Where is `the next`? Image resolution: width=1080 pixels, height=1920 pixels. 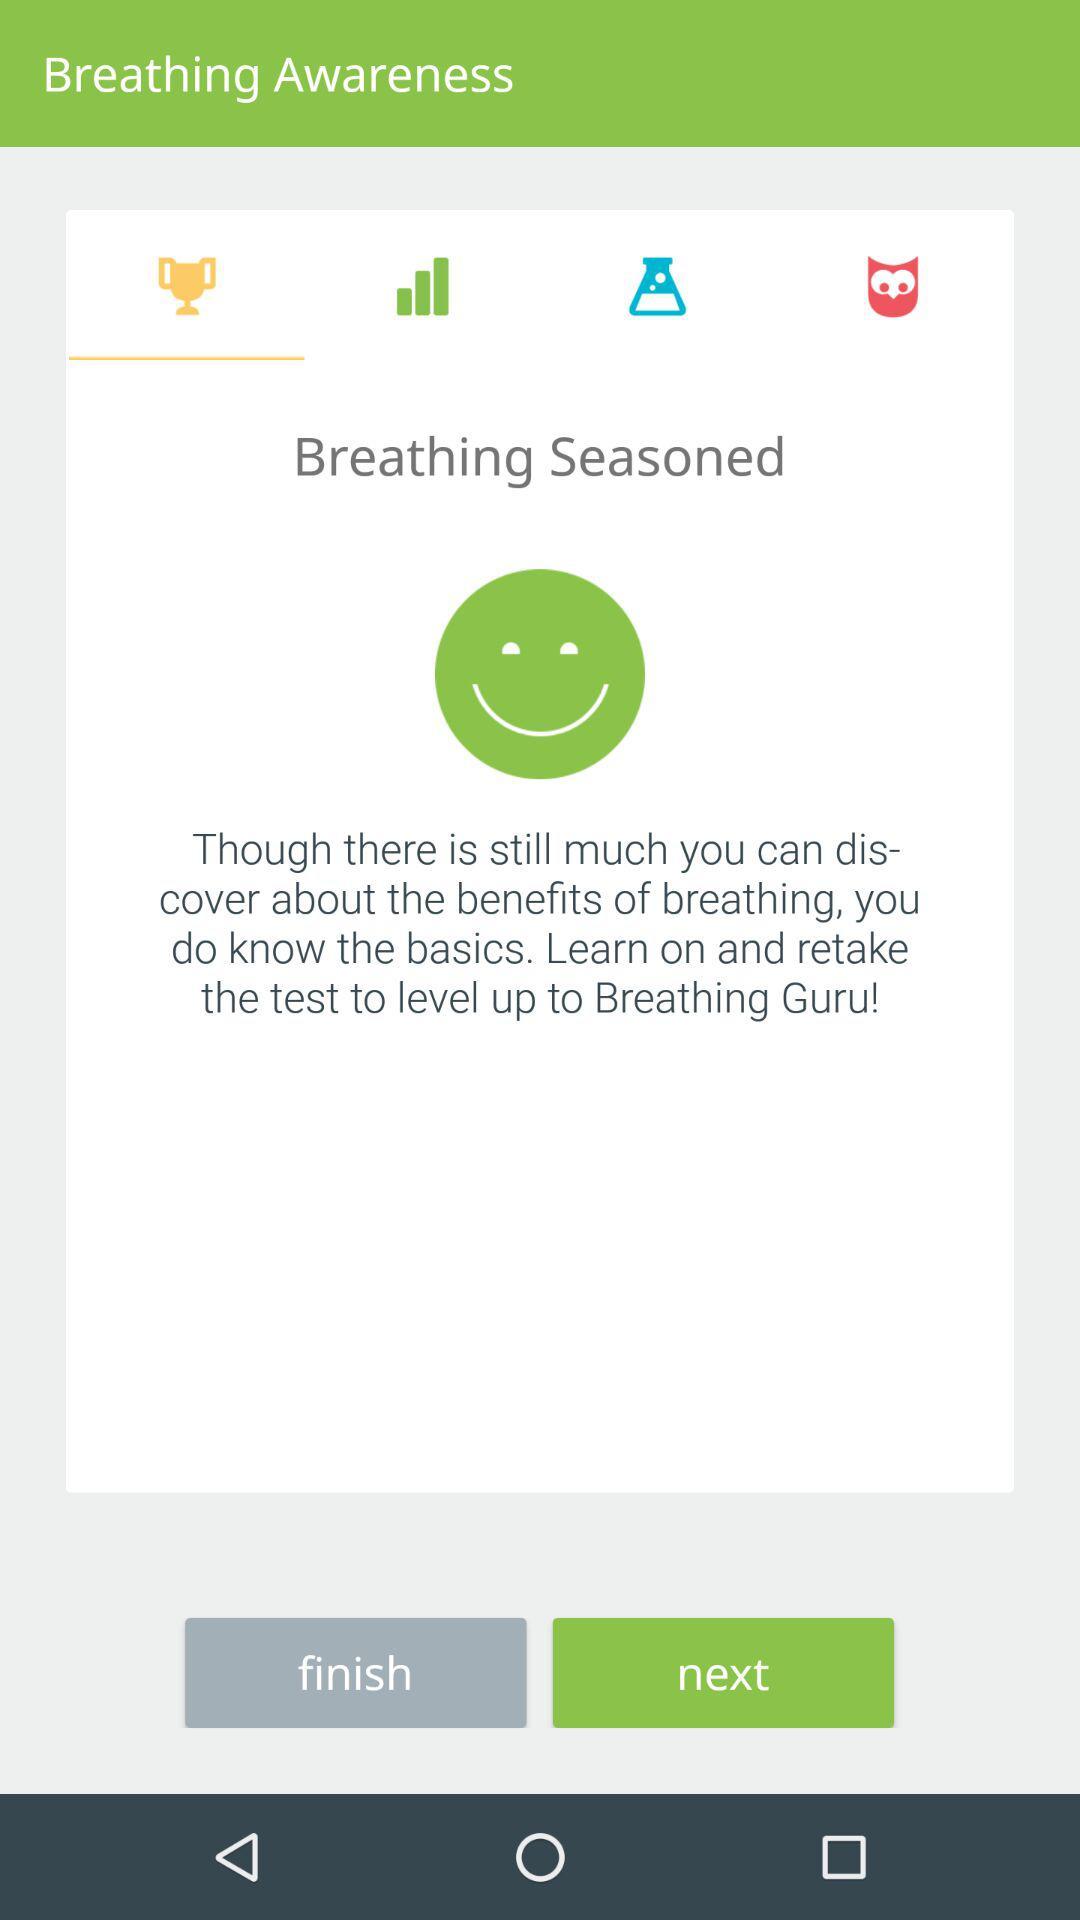 the next is located at coordinates (723, 1672).